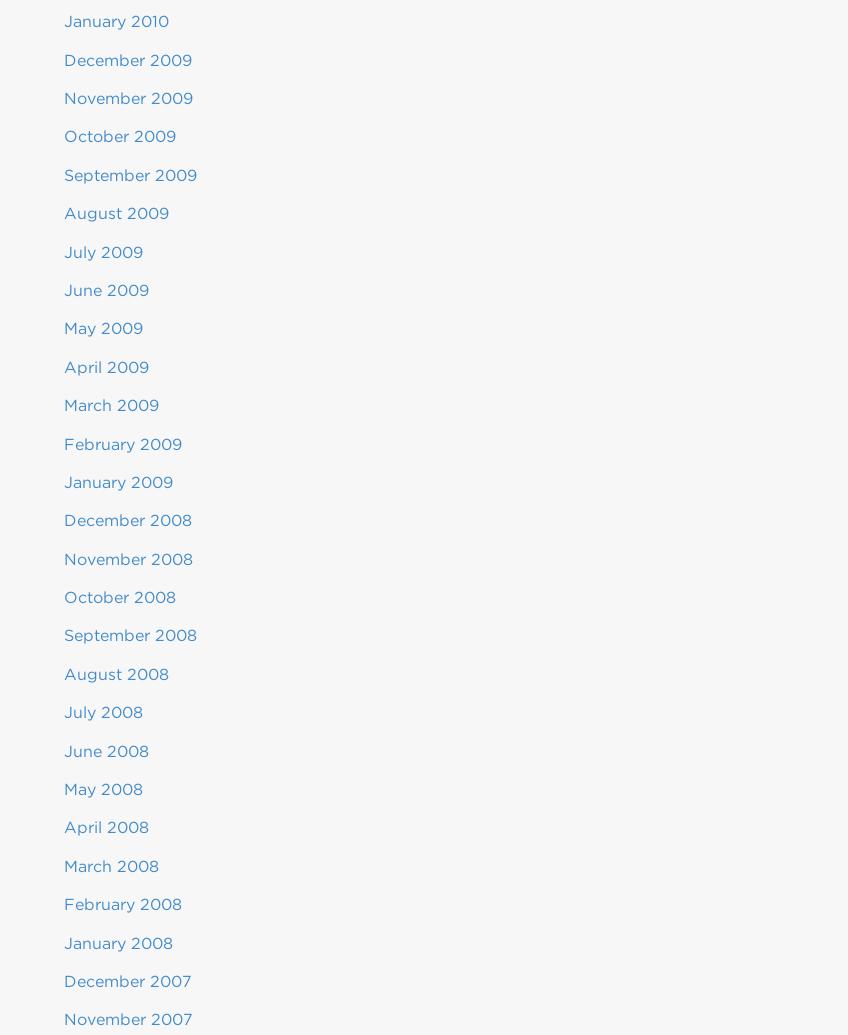 Image resolution: width=848 pixels, height=1035 pixels. Describe the element at coordinates (126, 59) in the screenshot. I see `'December 2009'` at that location.